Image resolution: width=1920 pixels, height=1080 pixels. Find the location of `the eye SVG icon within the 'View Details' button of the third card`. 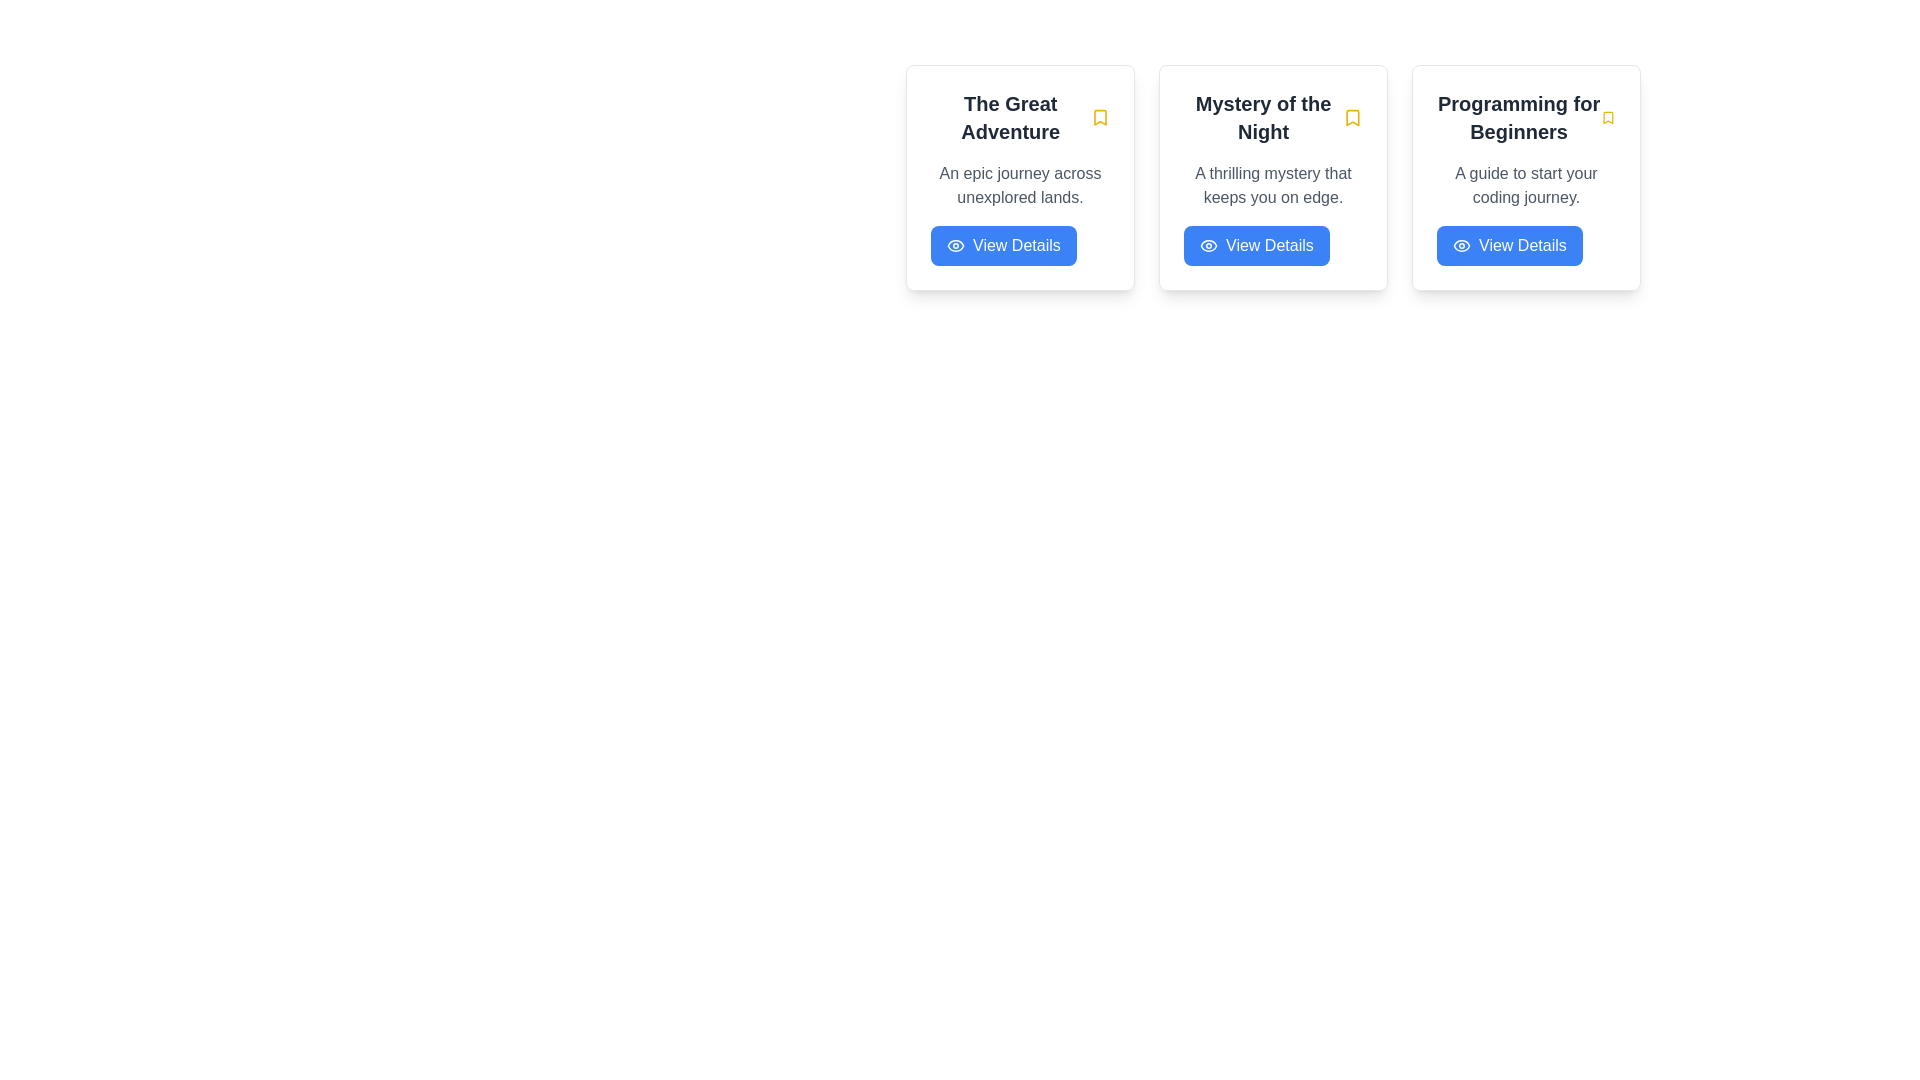

the eye SVG icon within the 'View Details' button of the third card is located at coordinates (1462, 245).